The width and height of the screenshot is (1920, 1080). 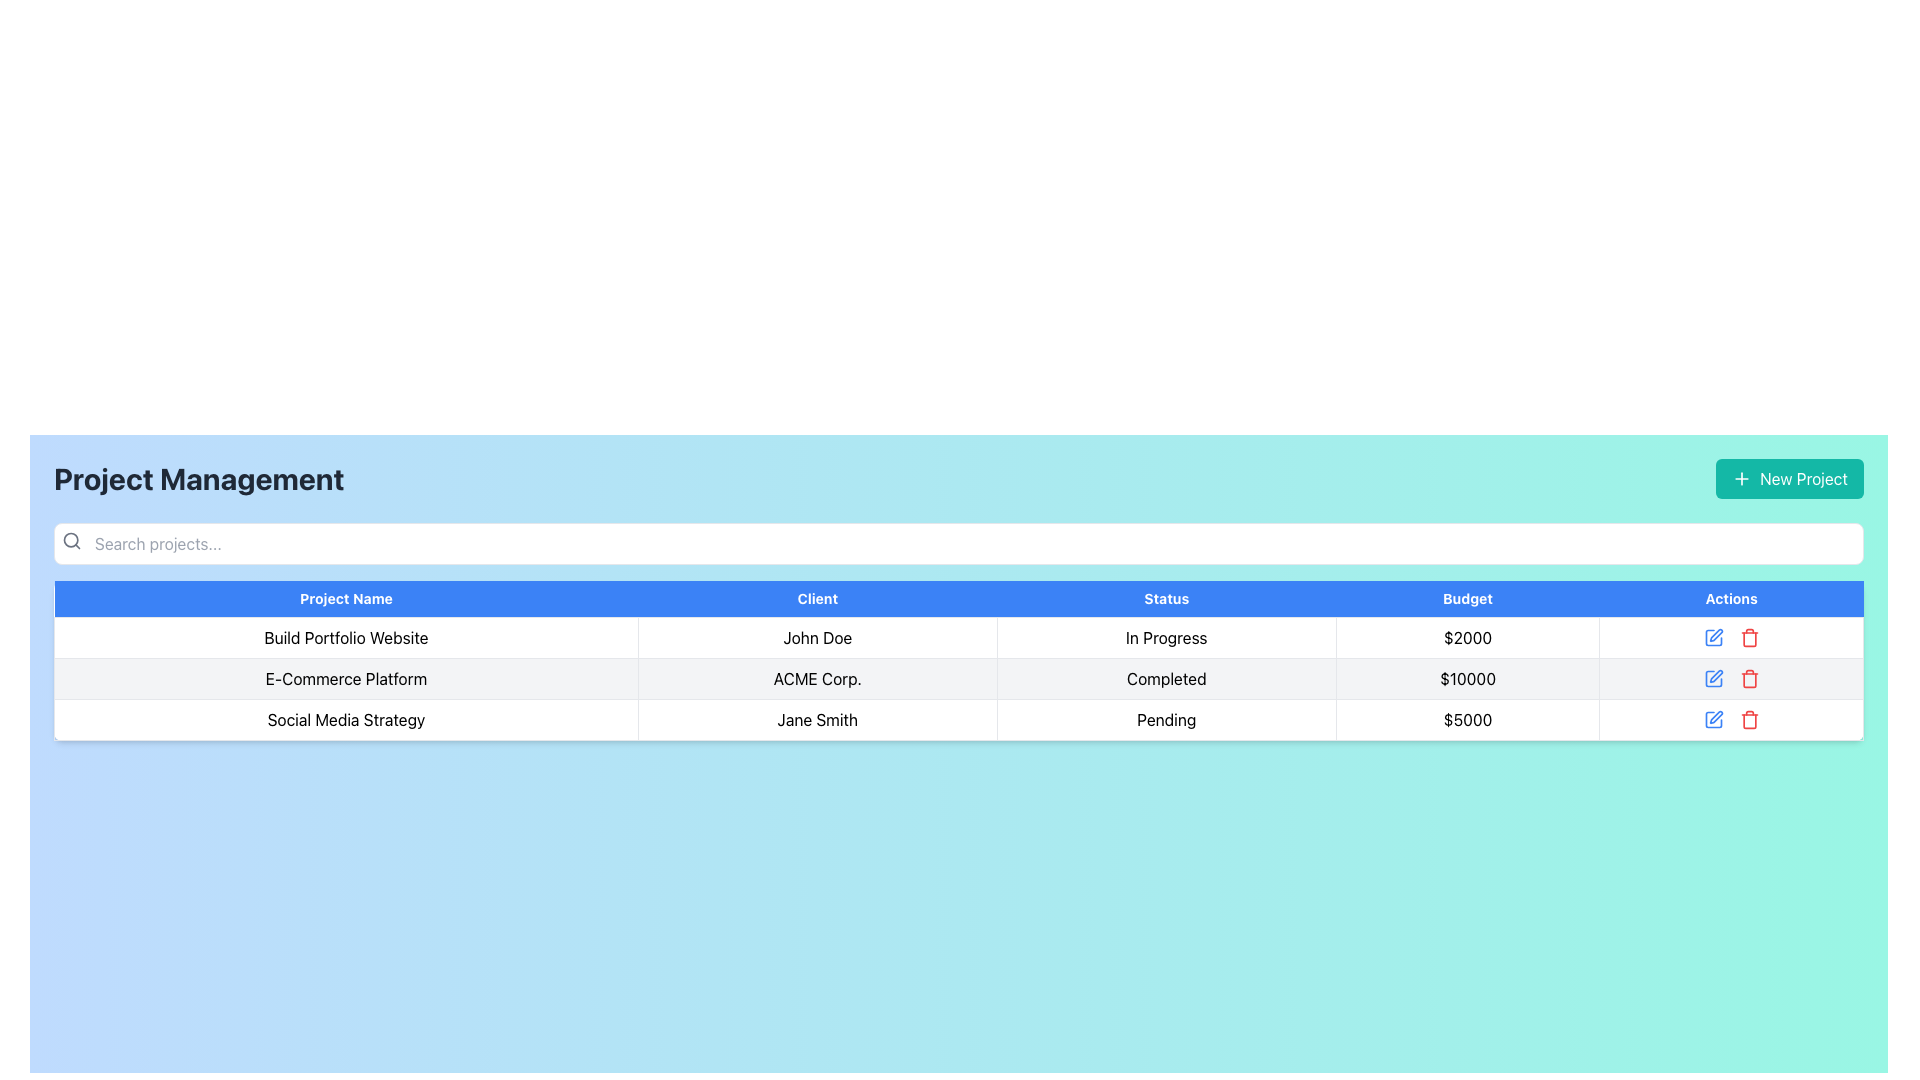 What do you see at coordinates (1712, 677) in the screenshot?
I see `the edit button (icon-based) located in the second row of the Actions column in the table to initiate the edit action` at bounding box center [1712, 677].